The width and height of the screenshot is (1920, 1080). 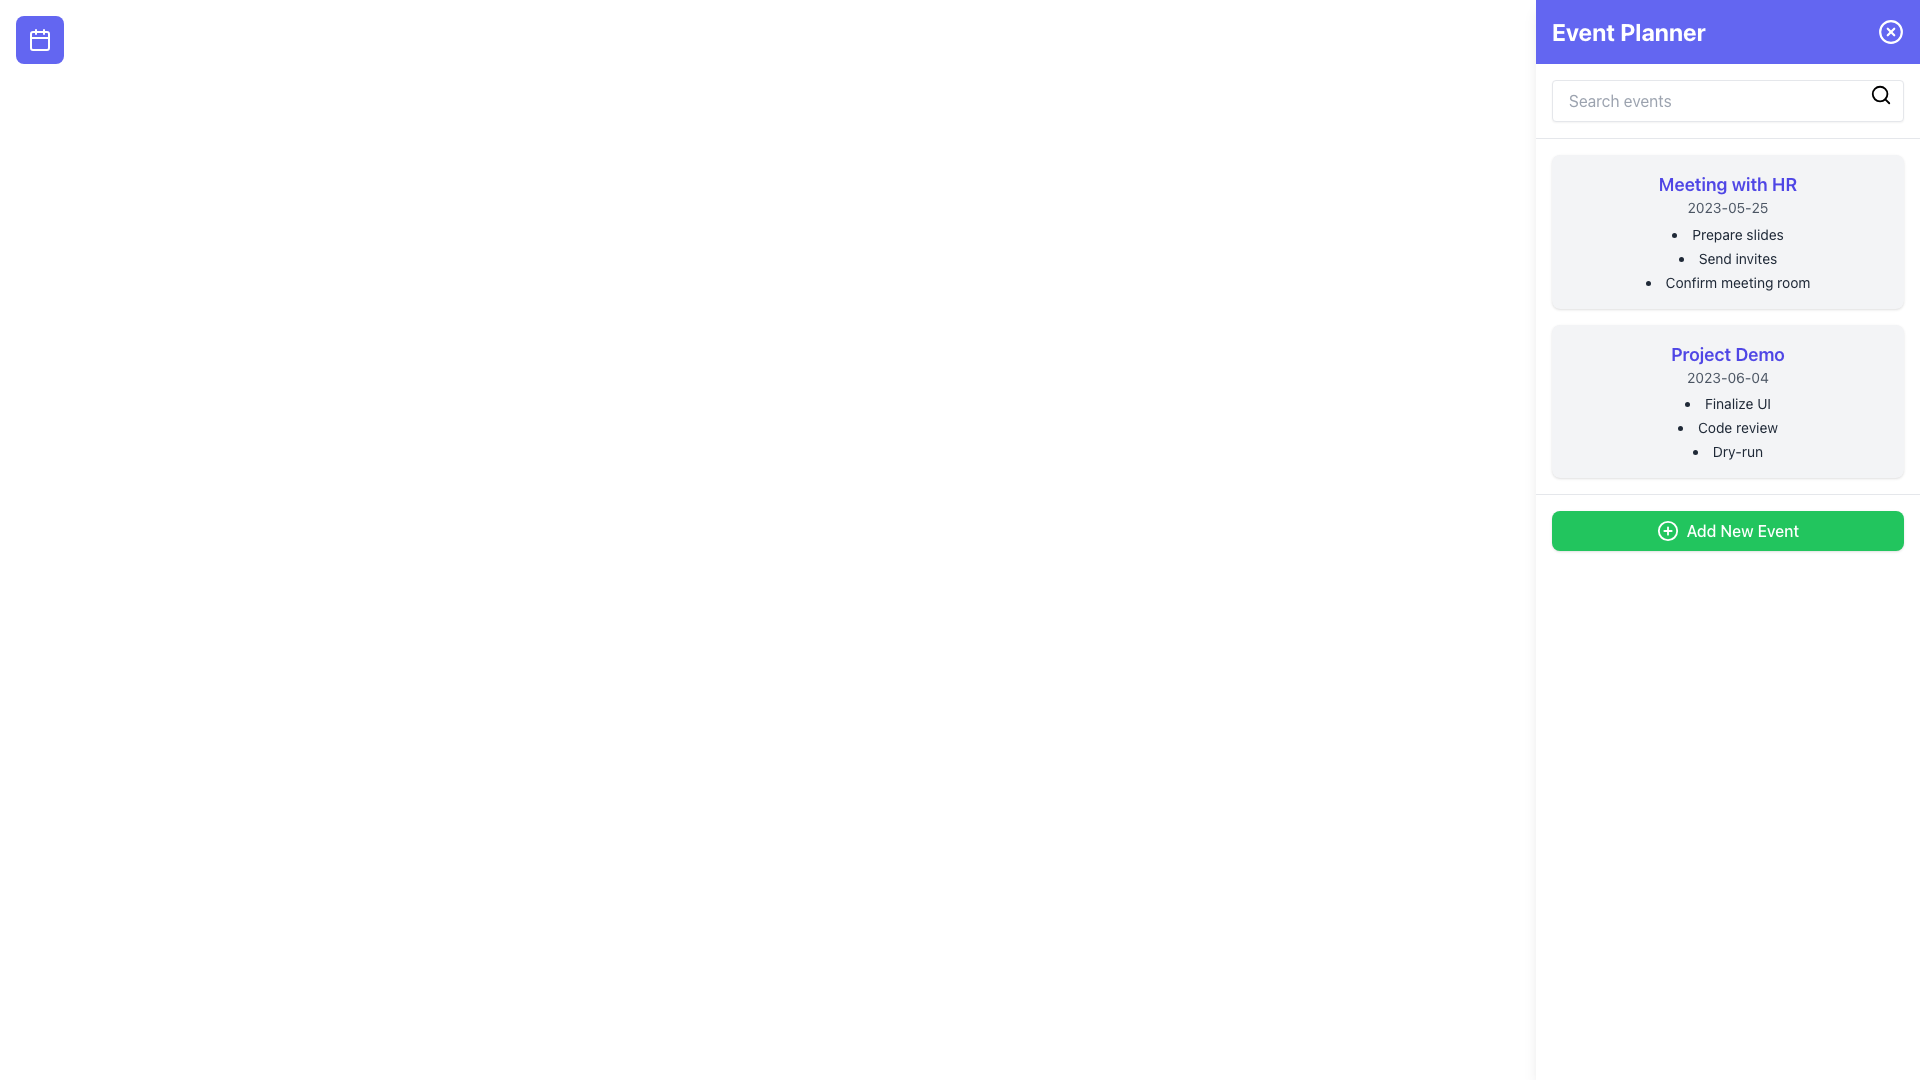 I want to click on listed items in the to-do list under the 'Meeting with HR' event in the right sidebar of the interface, so click(x=1727, y=257).